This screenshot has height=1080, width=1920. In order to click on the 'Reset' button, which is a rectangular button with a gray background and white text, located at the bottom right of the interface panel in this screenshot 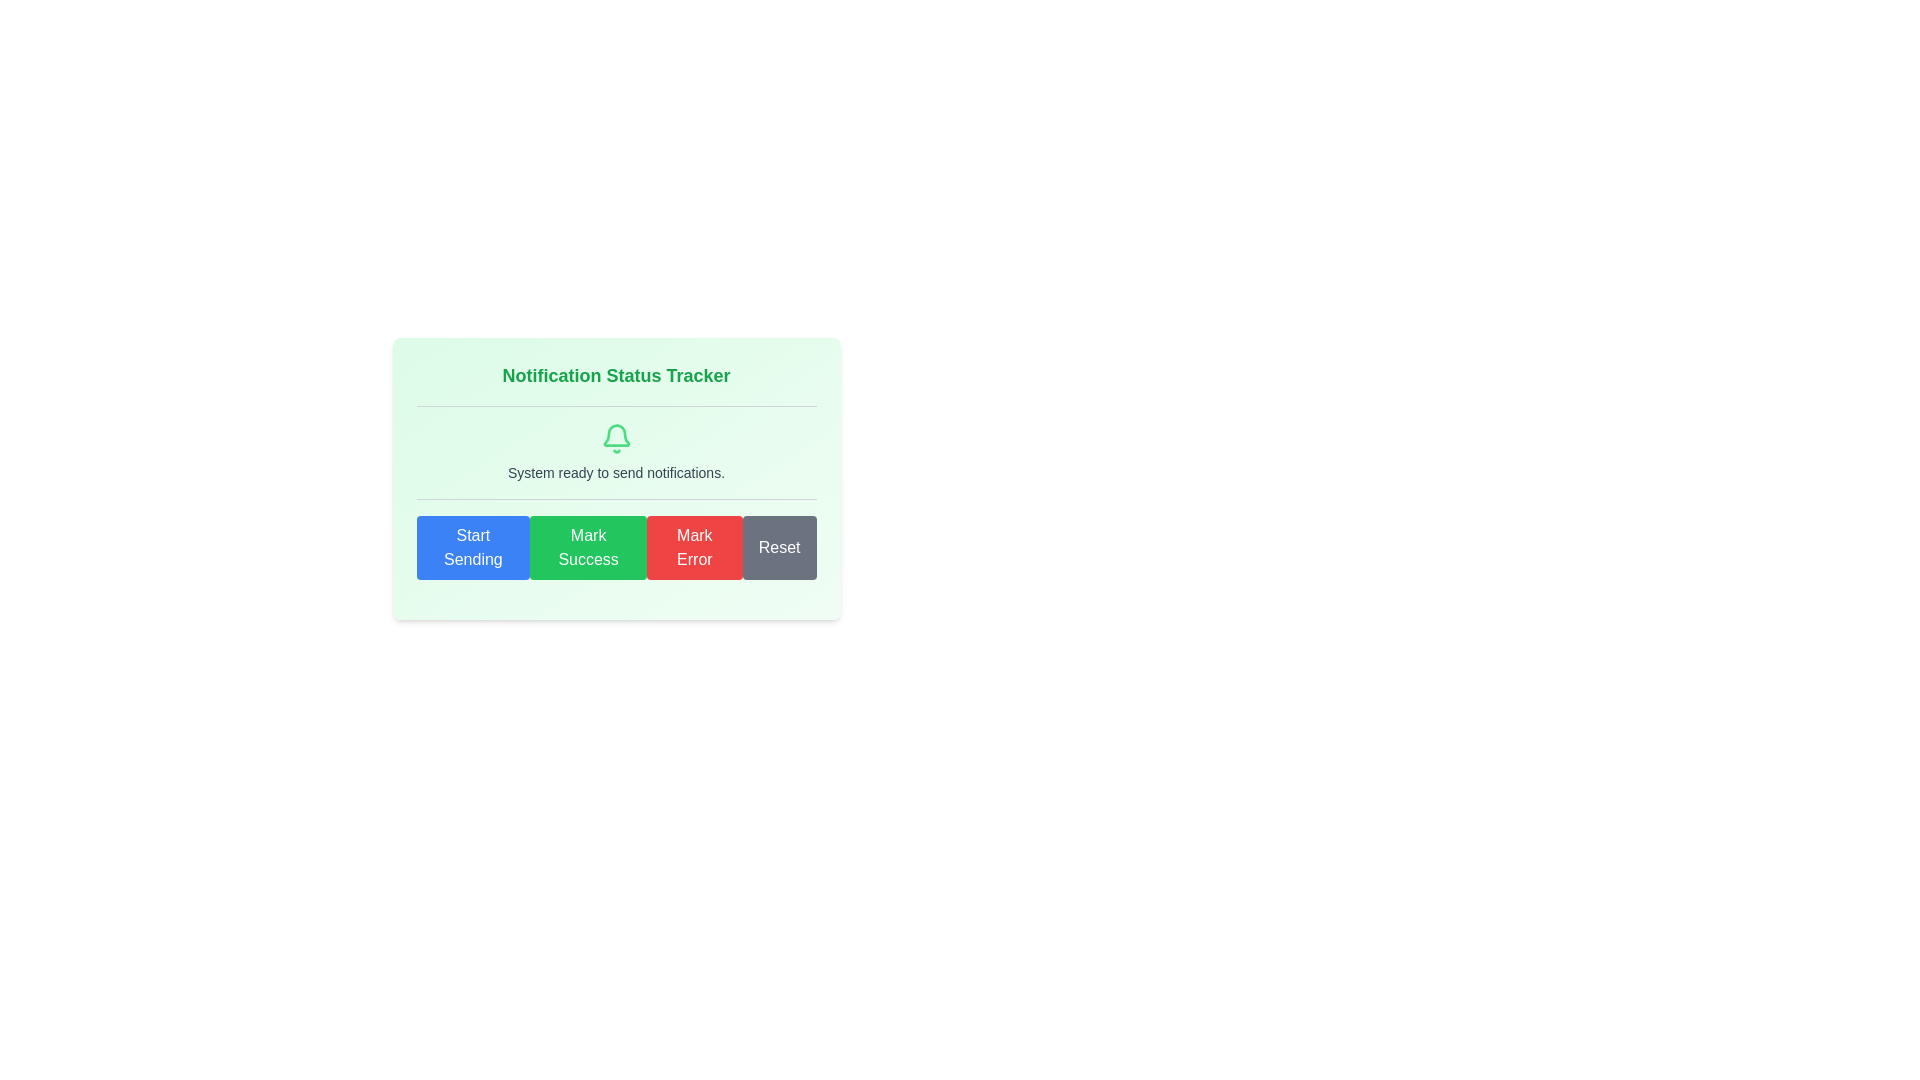, I will do `click(778, 547)`.